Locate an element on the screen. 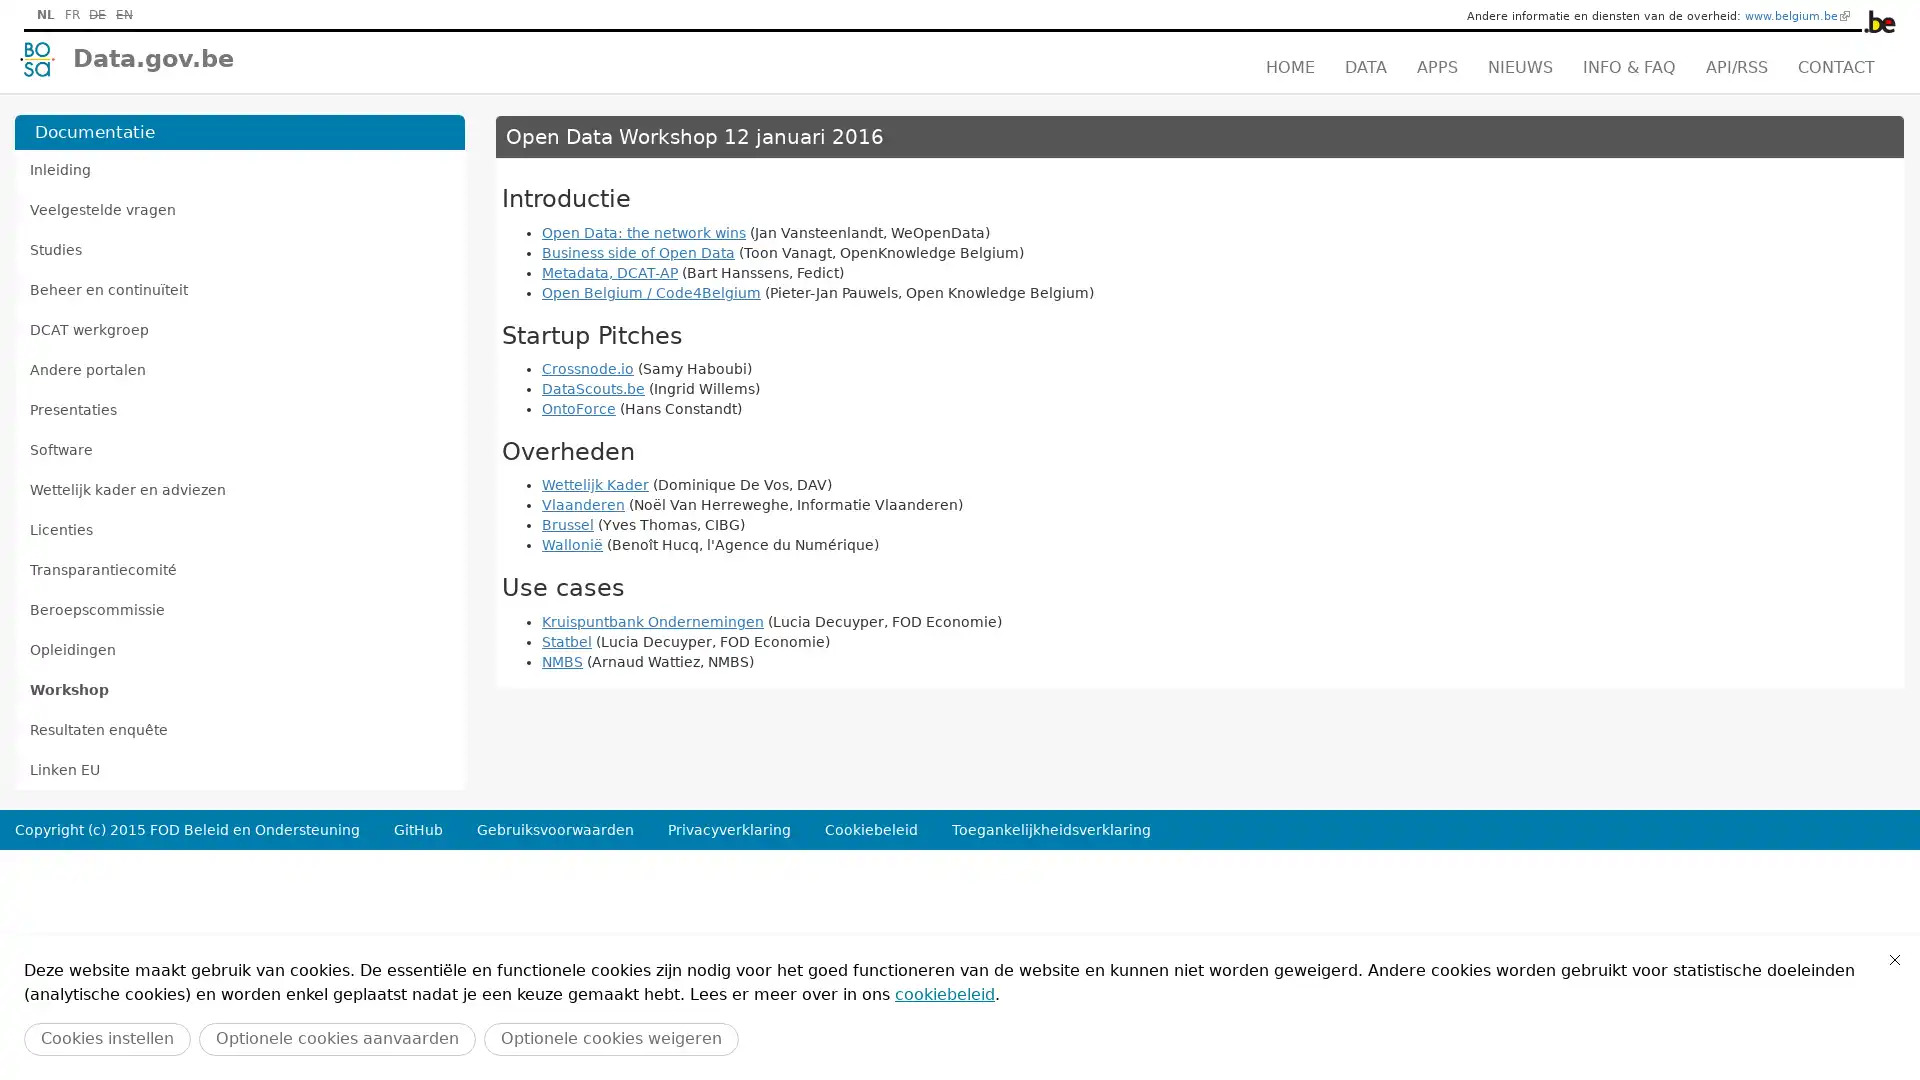 This screenshot has width=1920, height=1080. Optionele cookies aanvaarden is located at coordinates (337, 1038).